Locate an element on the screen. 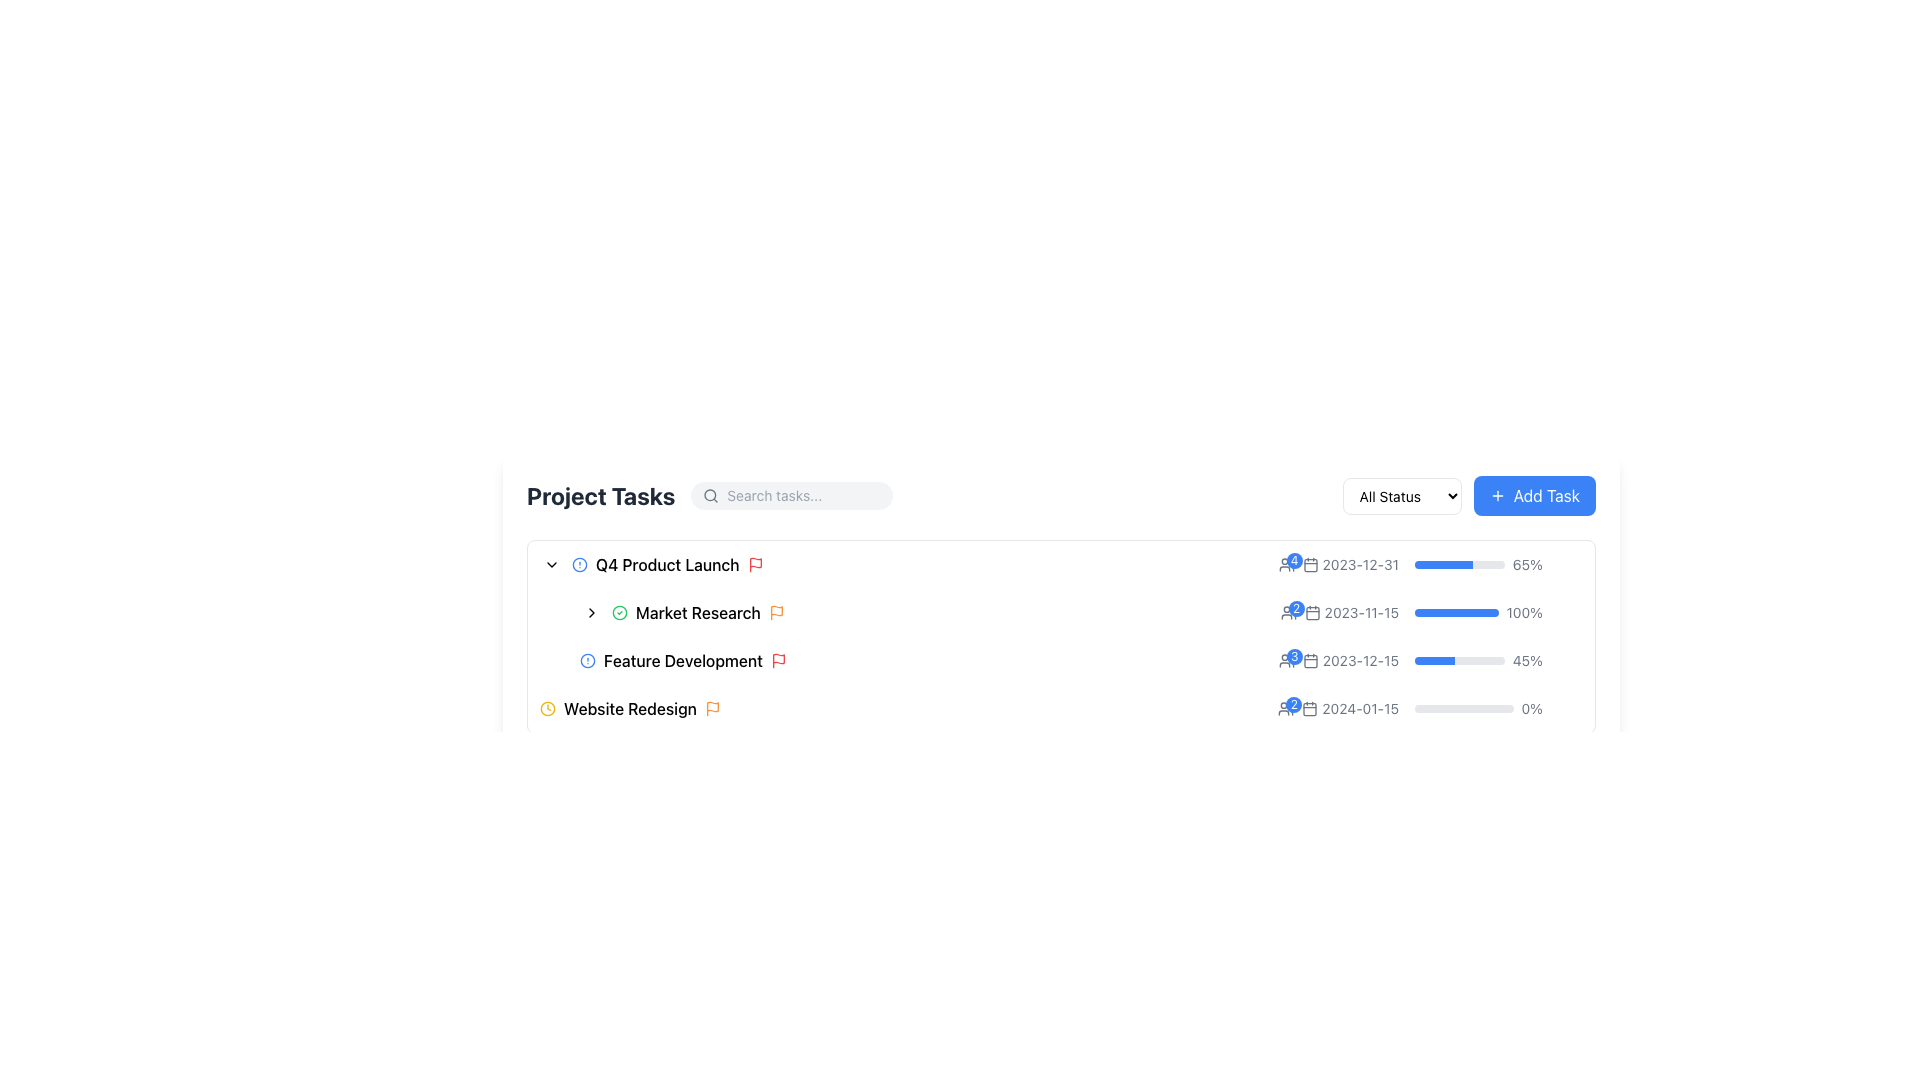 Image resolution: width=1920 pixels, height=1080 pixels. the waving banner part of the flag icon, which is located next to the 'Feature Development' task in the 'Project Tasks' list is located at coordinates (777, 659).